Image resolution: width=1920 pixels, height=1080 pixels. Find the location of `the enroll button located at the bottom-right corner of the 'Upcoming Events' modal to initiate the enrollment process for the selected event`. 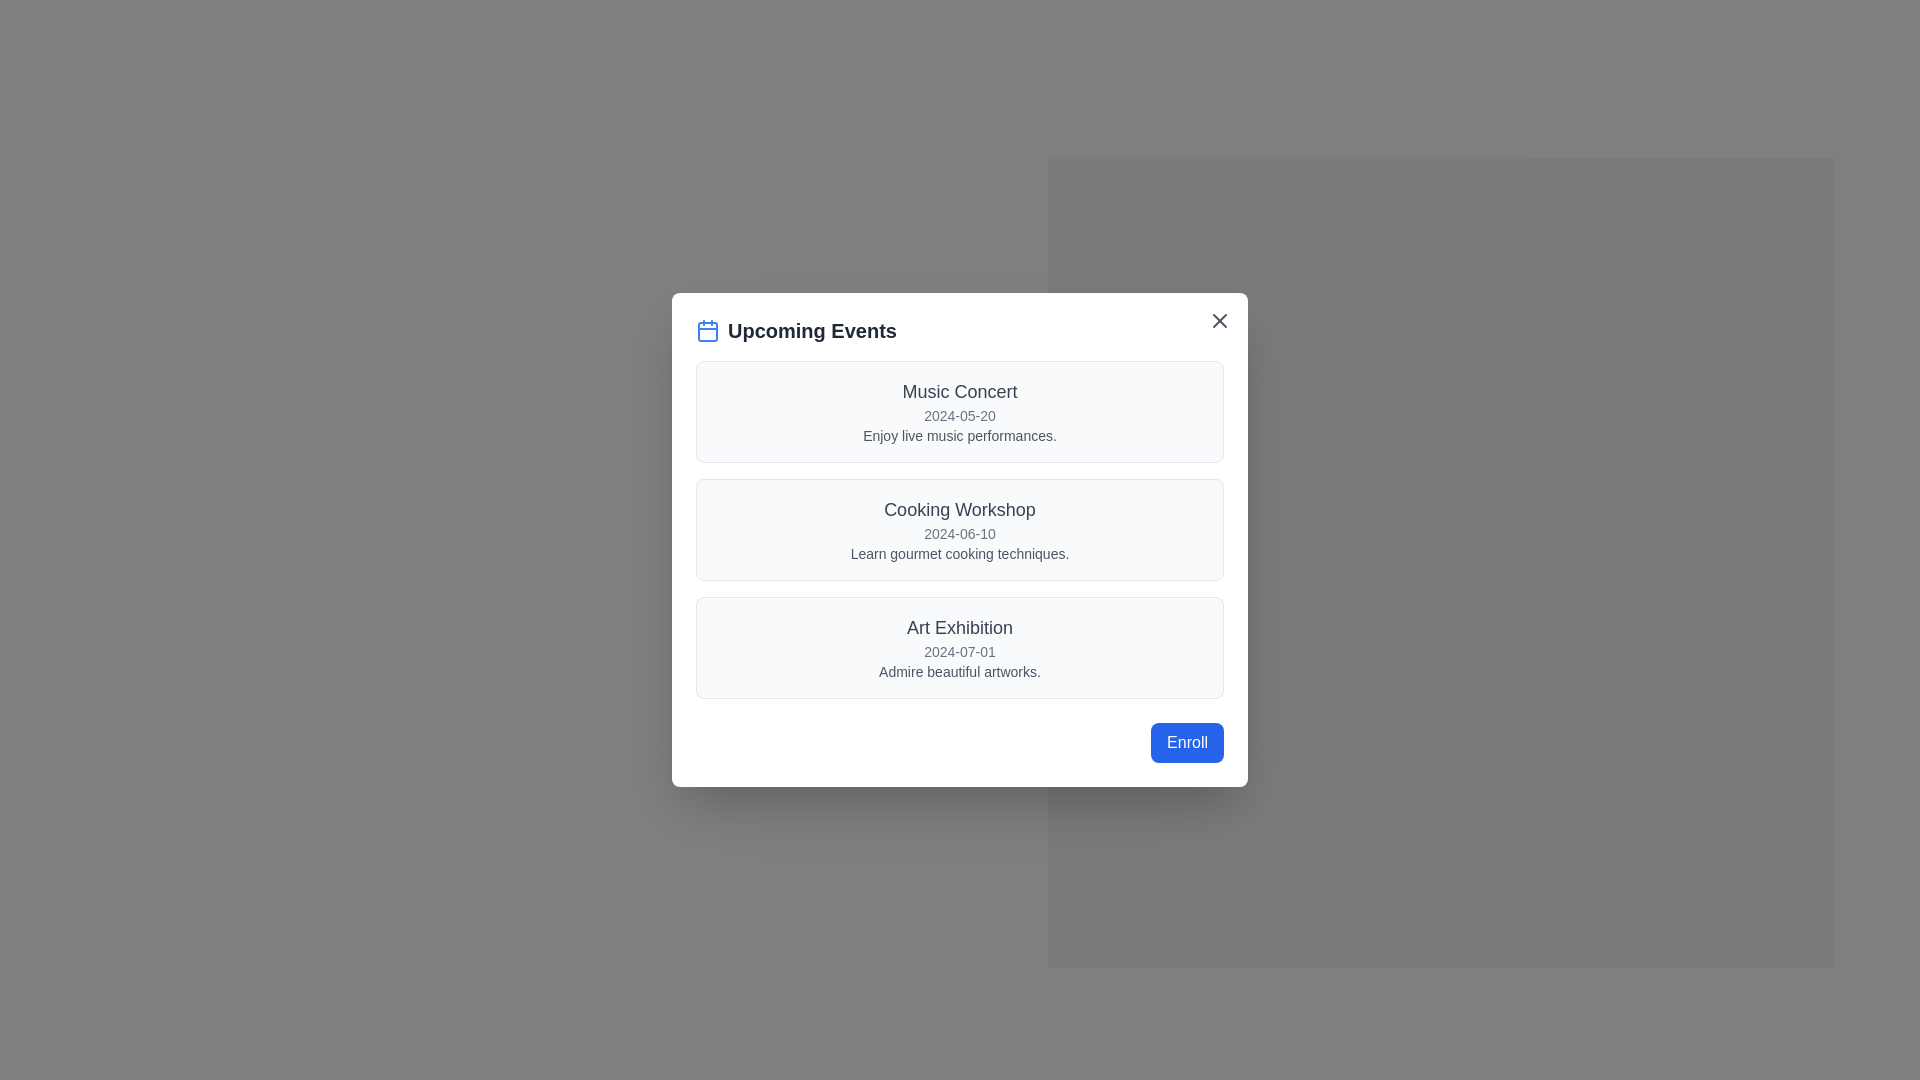

the enroll button located at the bottom-right corner of the 'Upcoming Events' modal to initiate the enrollment process for the selected event is located at coordinates (1187, 743).